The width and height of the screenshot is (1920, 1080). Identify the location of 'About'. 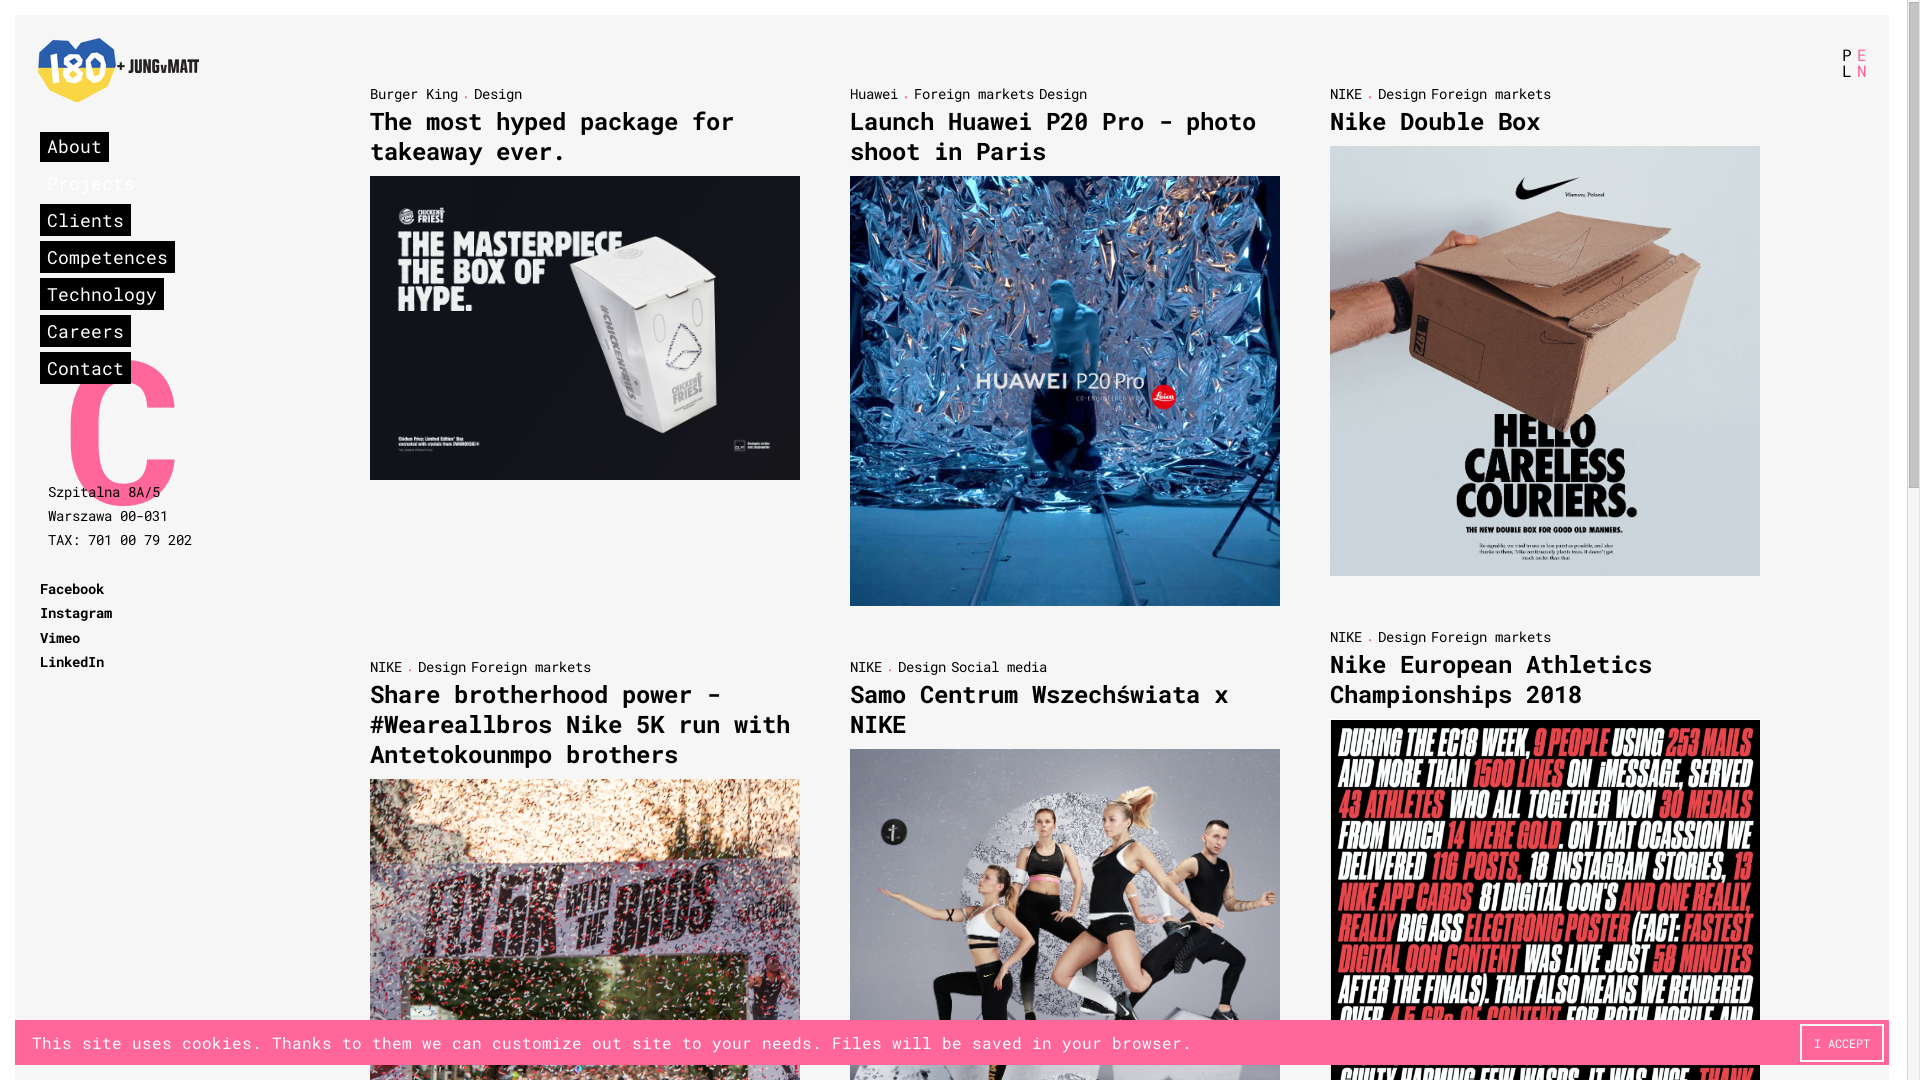
(74, 146).